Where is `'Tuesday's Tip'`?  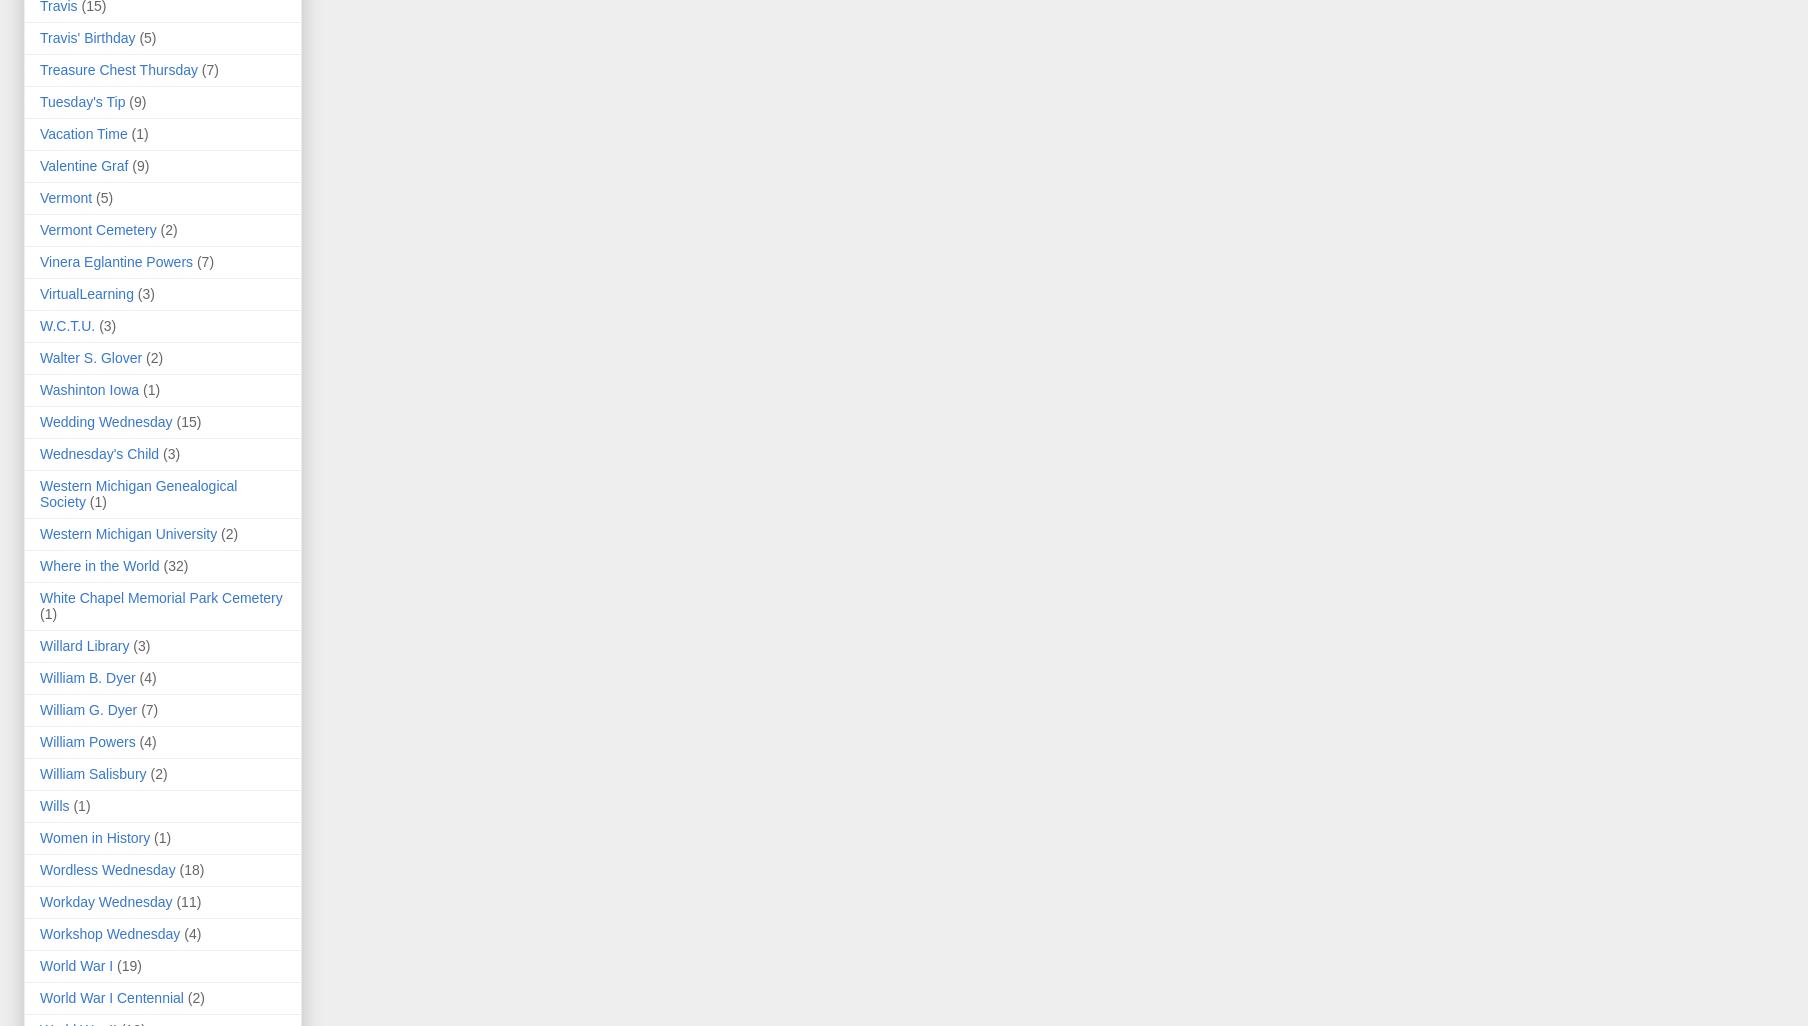
'Tuesday's Tip' is located at coordinates (81, 100).